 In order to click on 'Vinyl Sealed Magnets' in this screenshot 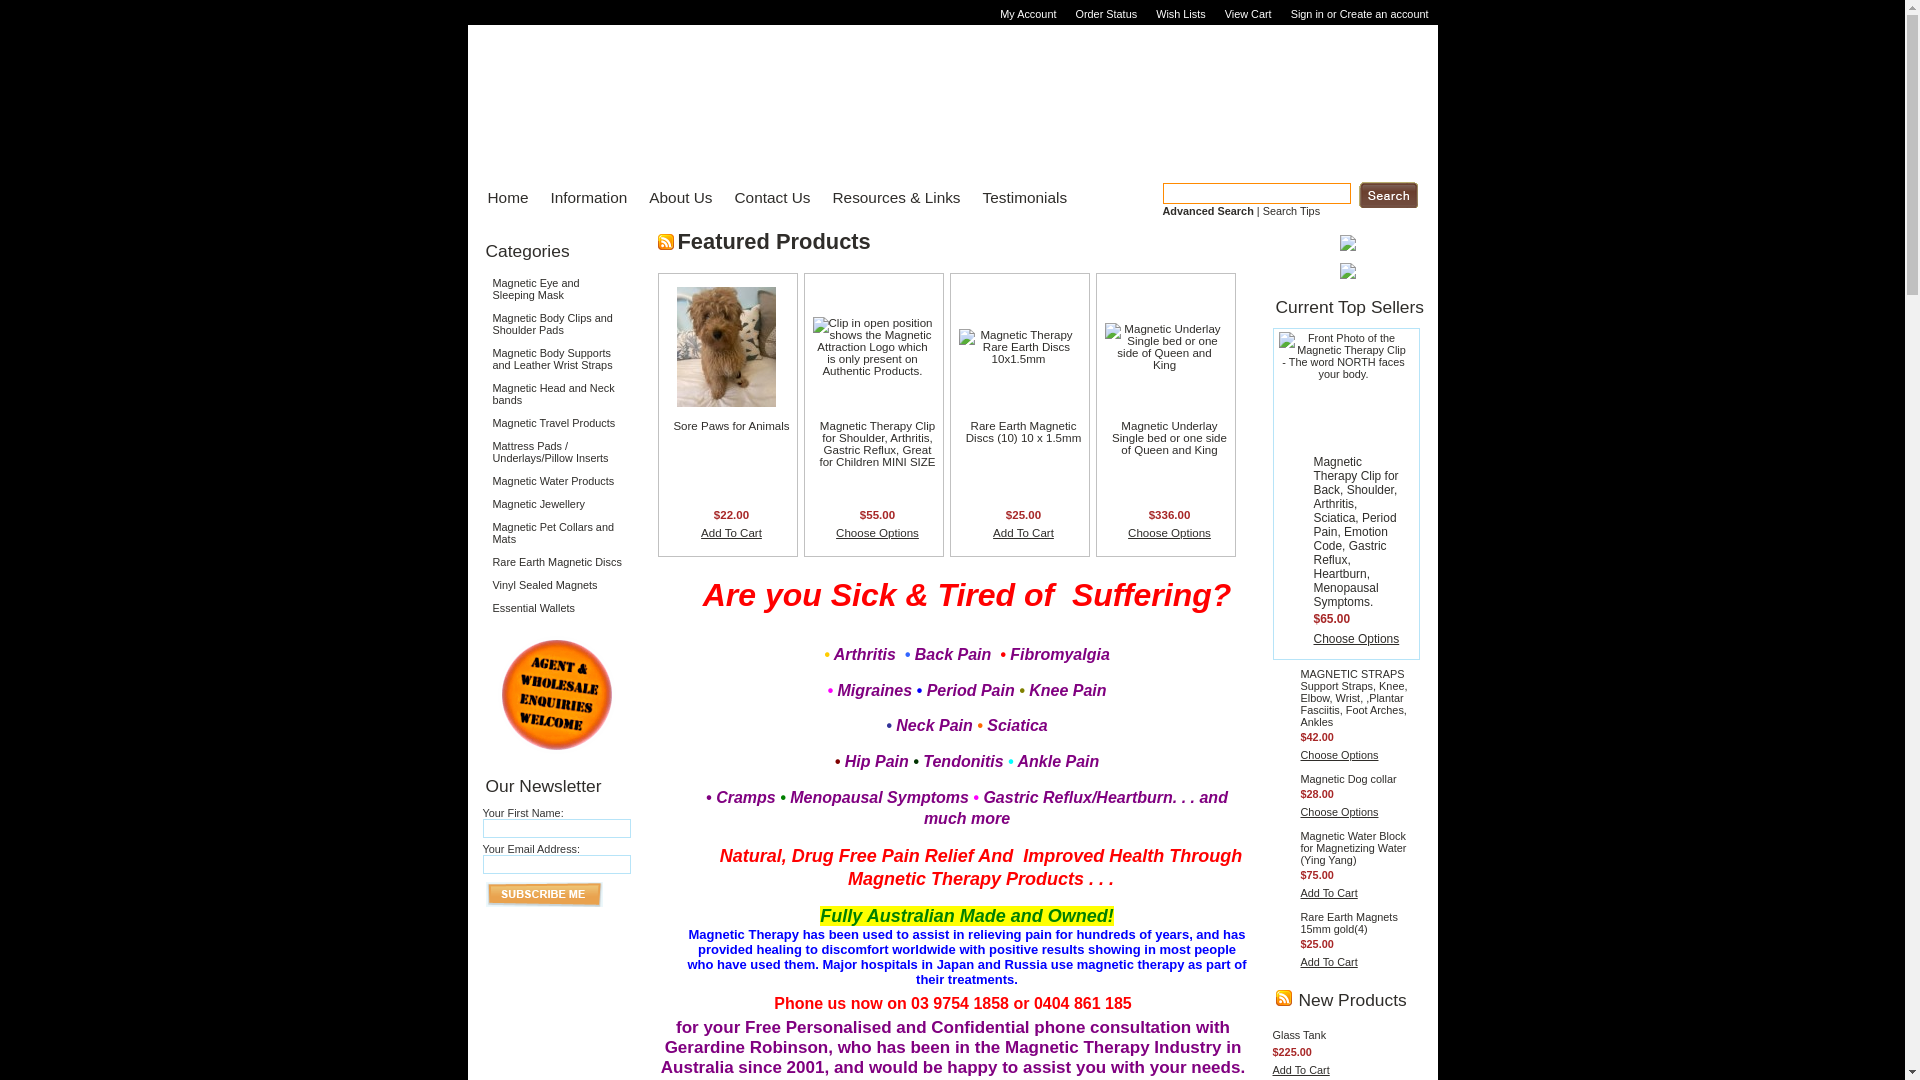, I will do `click(556, 585)`.